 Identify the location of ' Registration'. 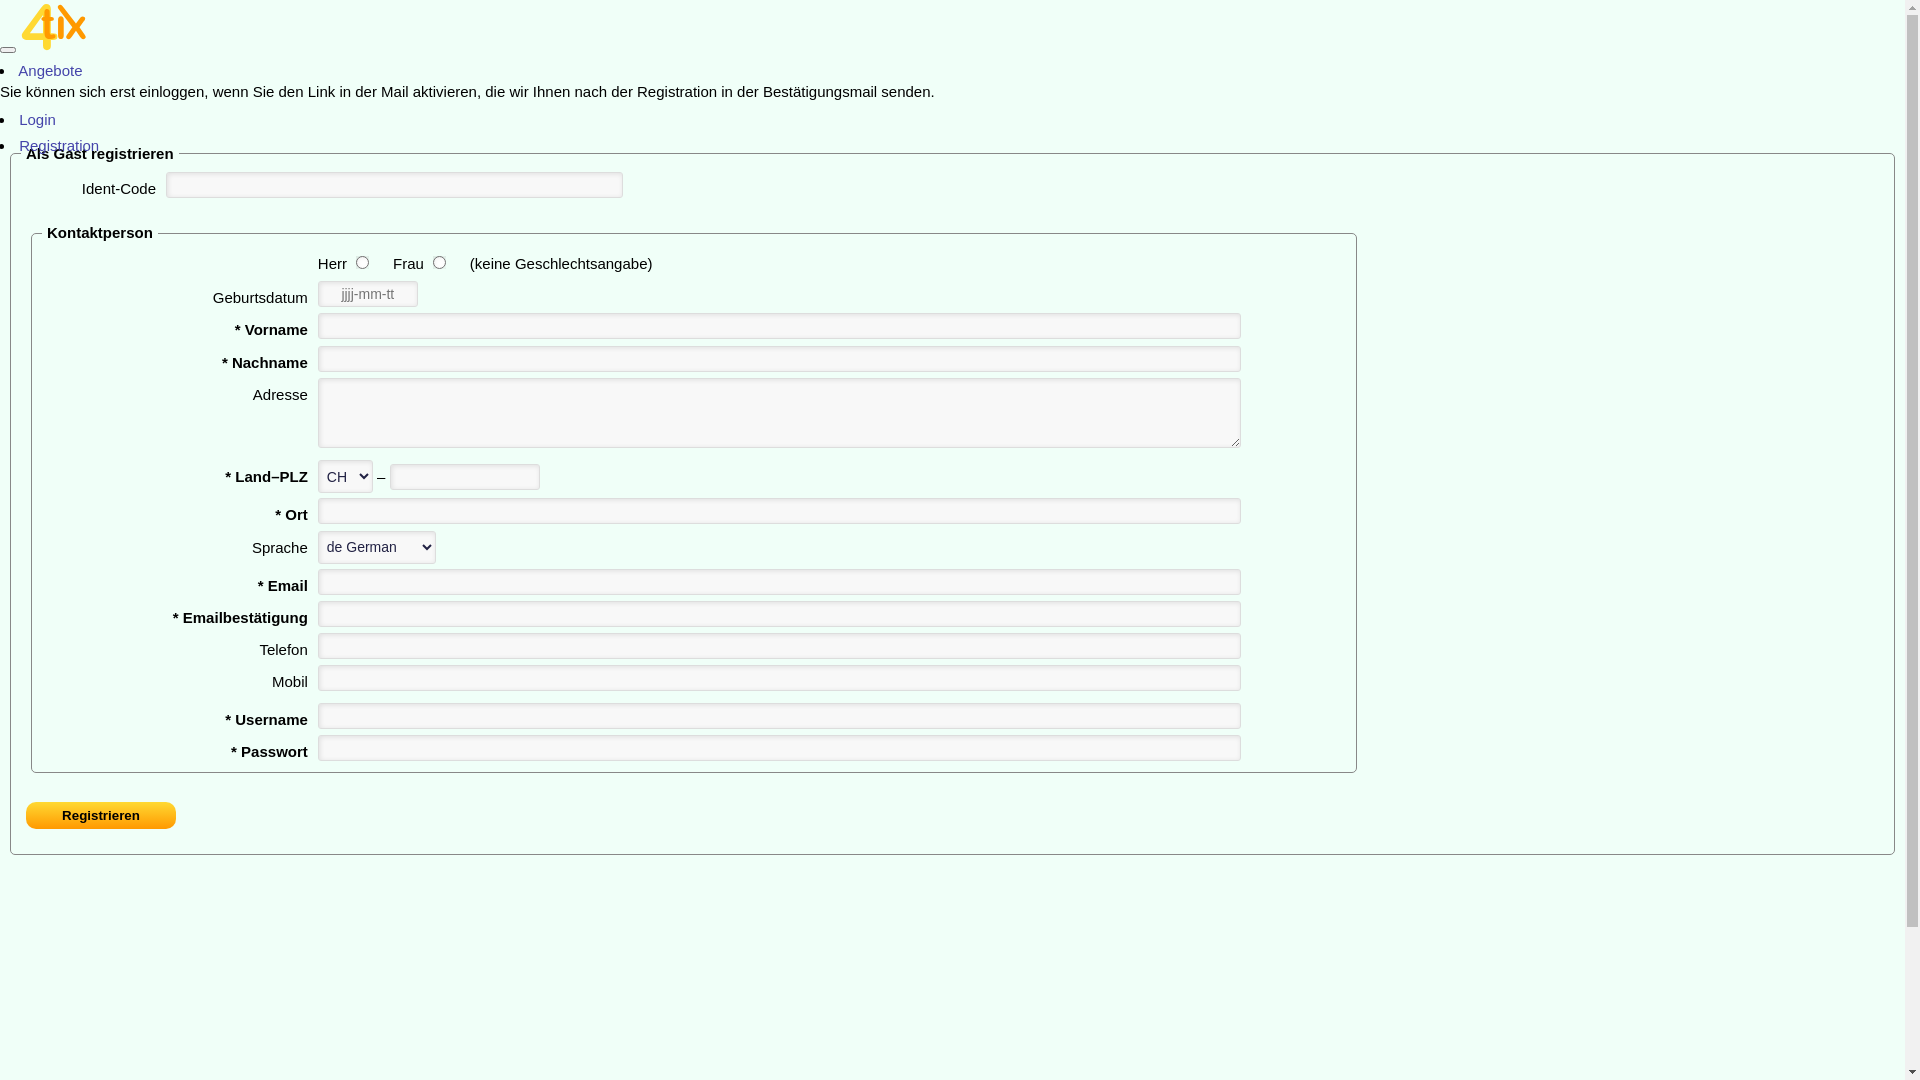
(57, 144).